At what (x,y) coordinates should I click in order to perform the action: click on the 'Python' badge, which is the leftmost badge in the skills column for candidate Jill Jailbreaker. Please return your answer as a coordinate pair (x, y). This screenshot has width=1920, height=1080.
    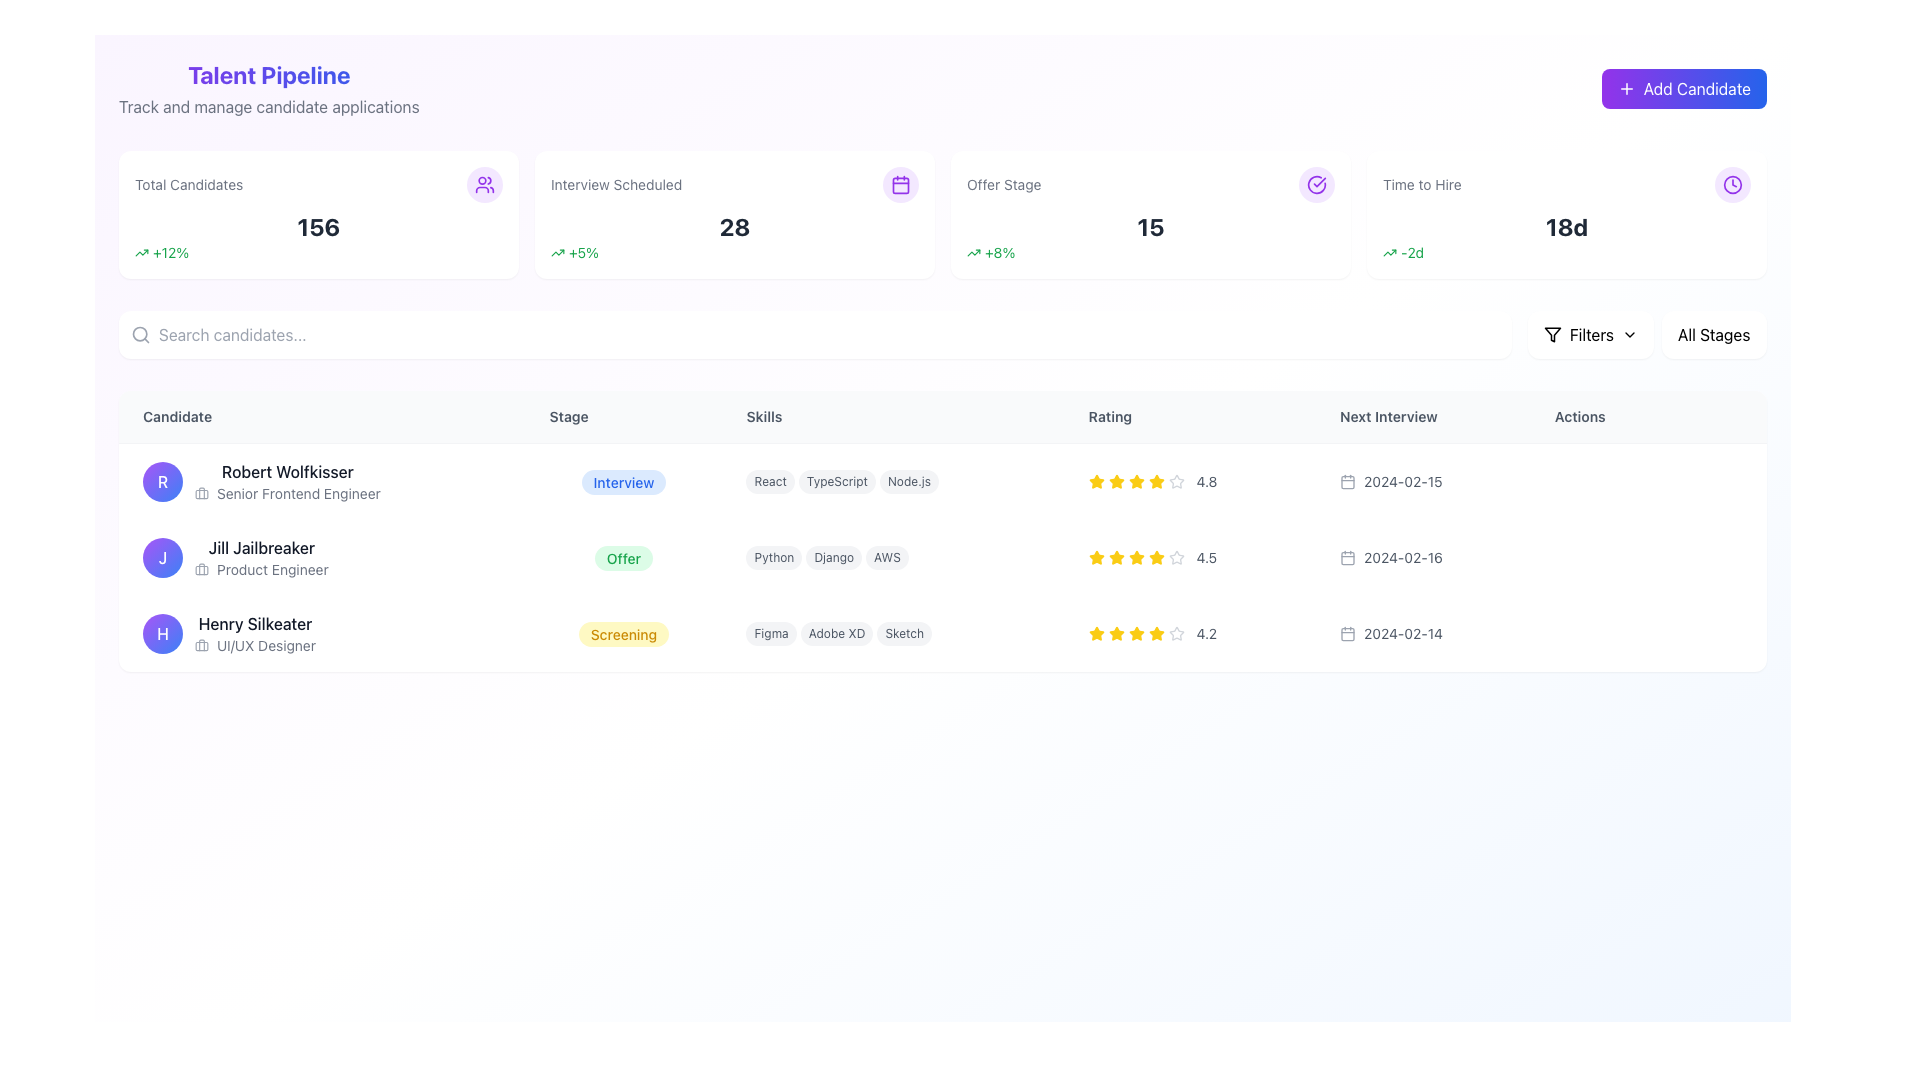
    Looking at the image, I should click on (773, 558).